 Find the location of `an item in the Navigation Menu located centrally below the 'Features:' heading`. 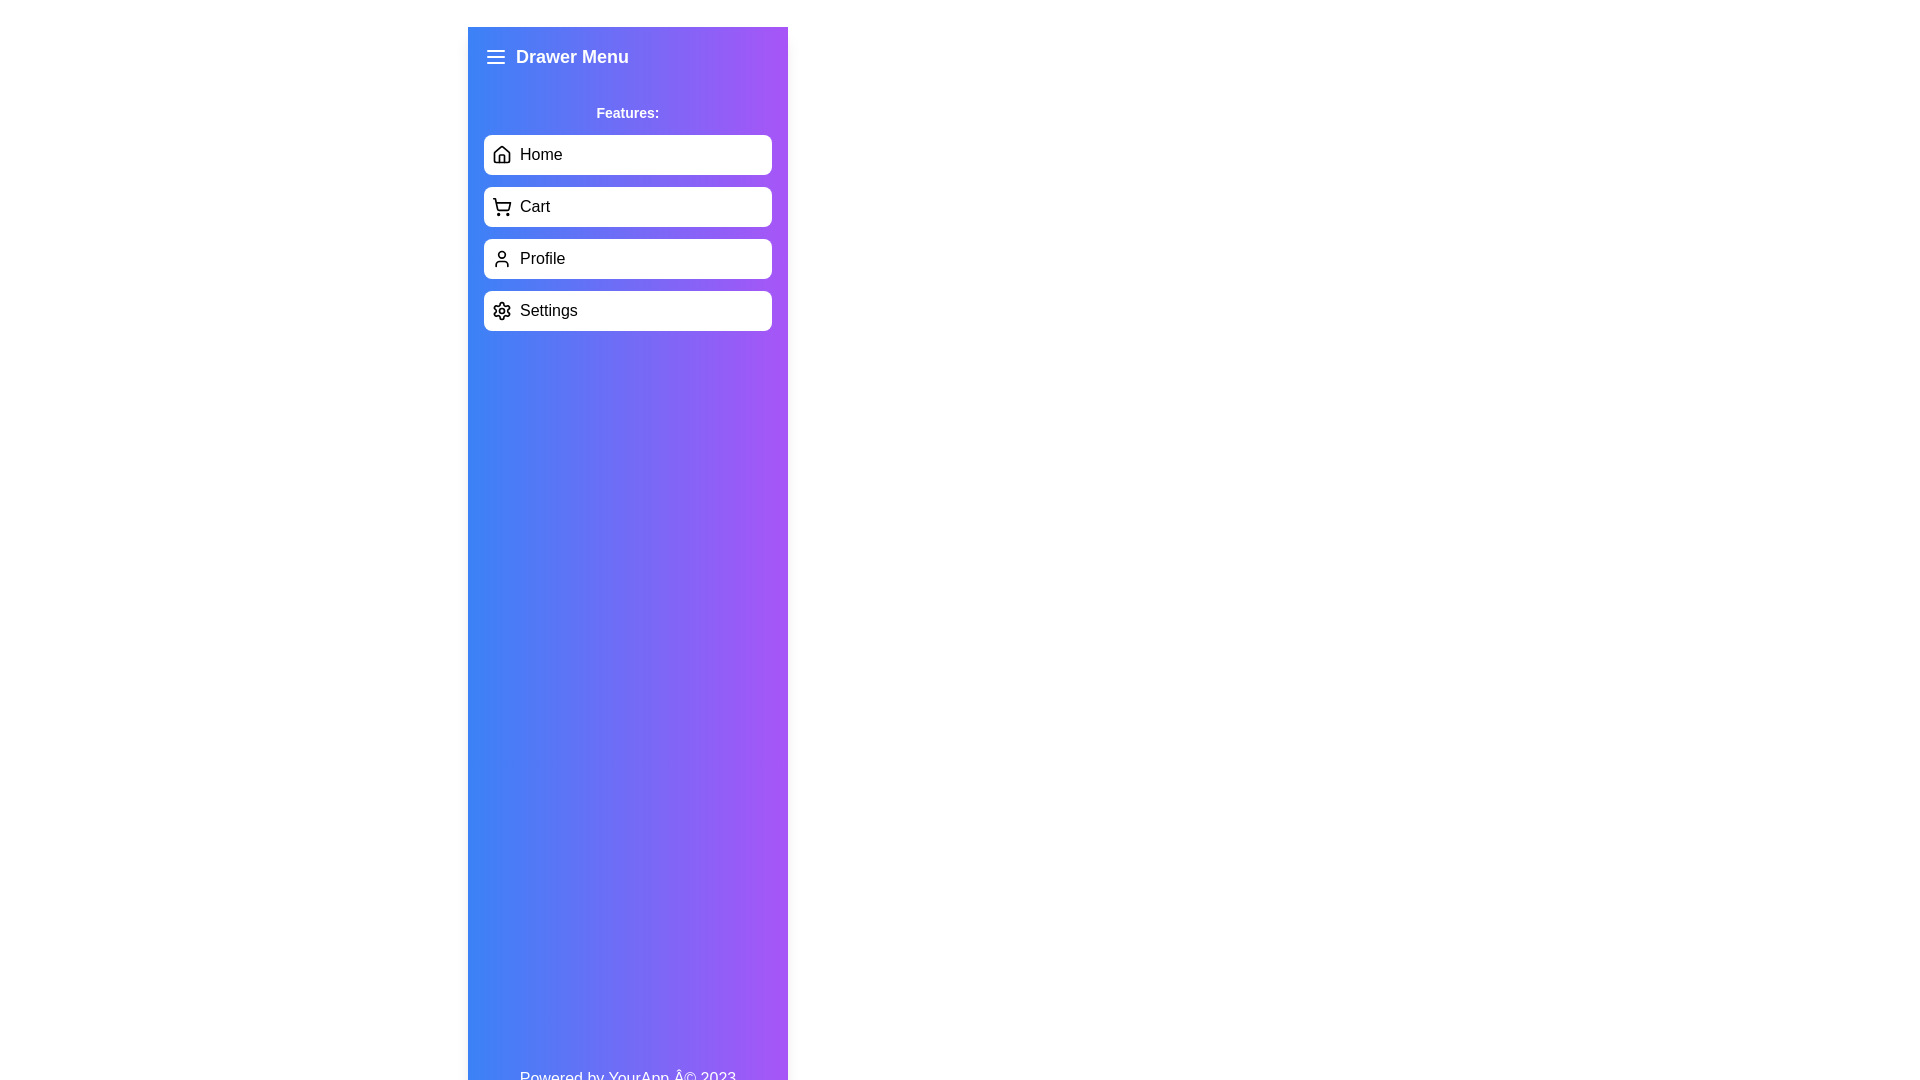

an item in the Navigation Menu located centrally below the 'Features:' heading is located at coordinates (627, 231).